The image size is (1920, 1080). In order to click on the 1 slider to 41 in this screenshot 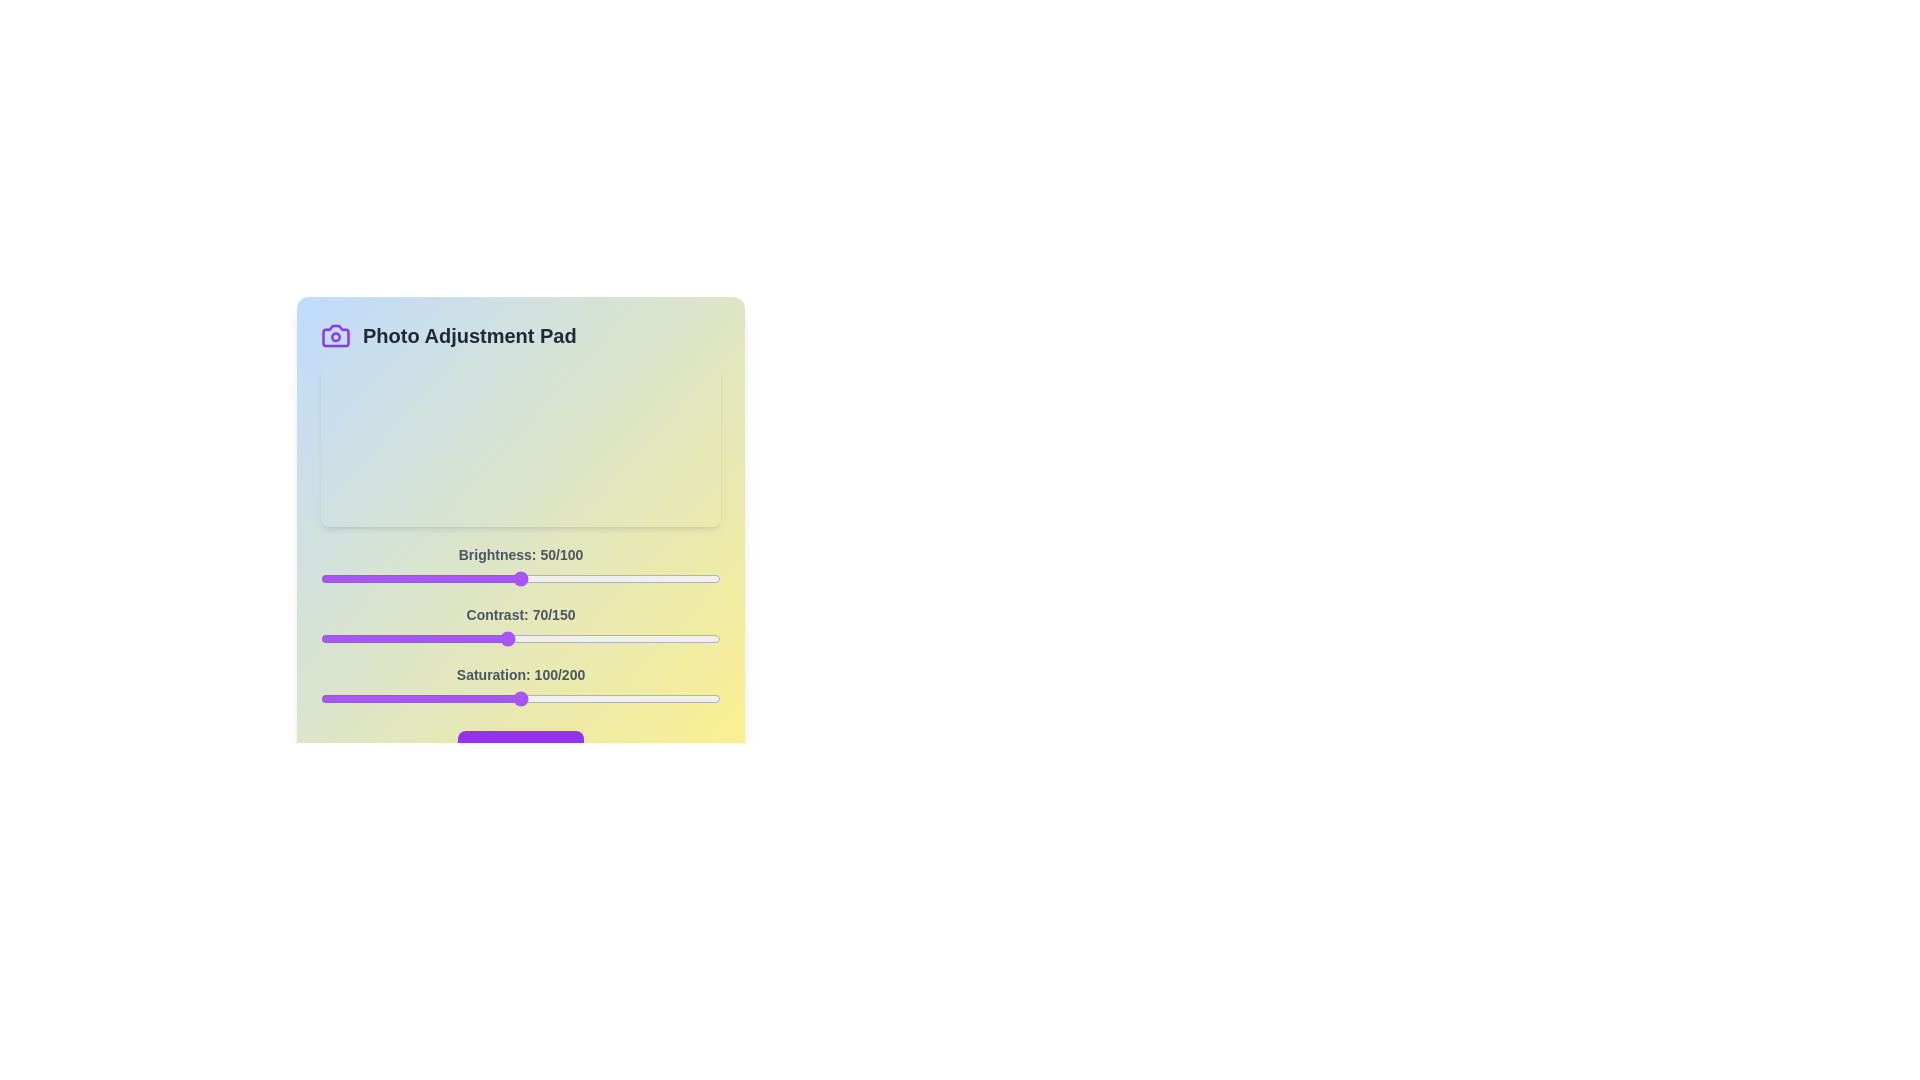, I will do `click(429, 639)`.